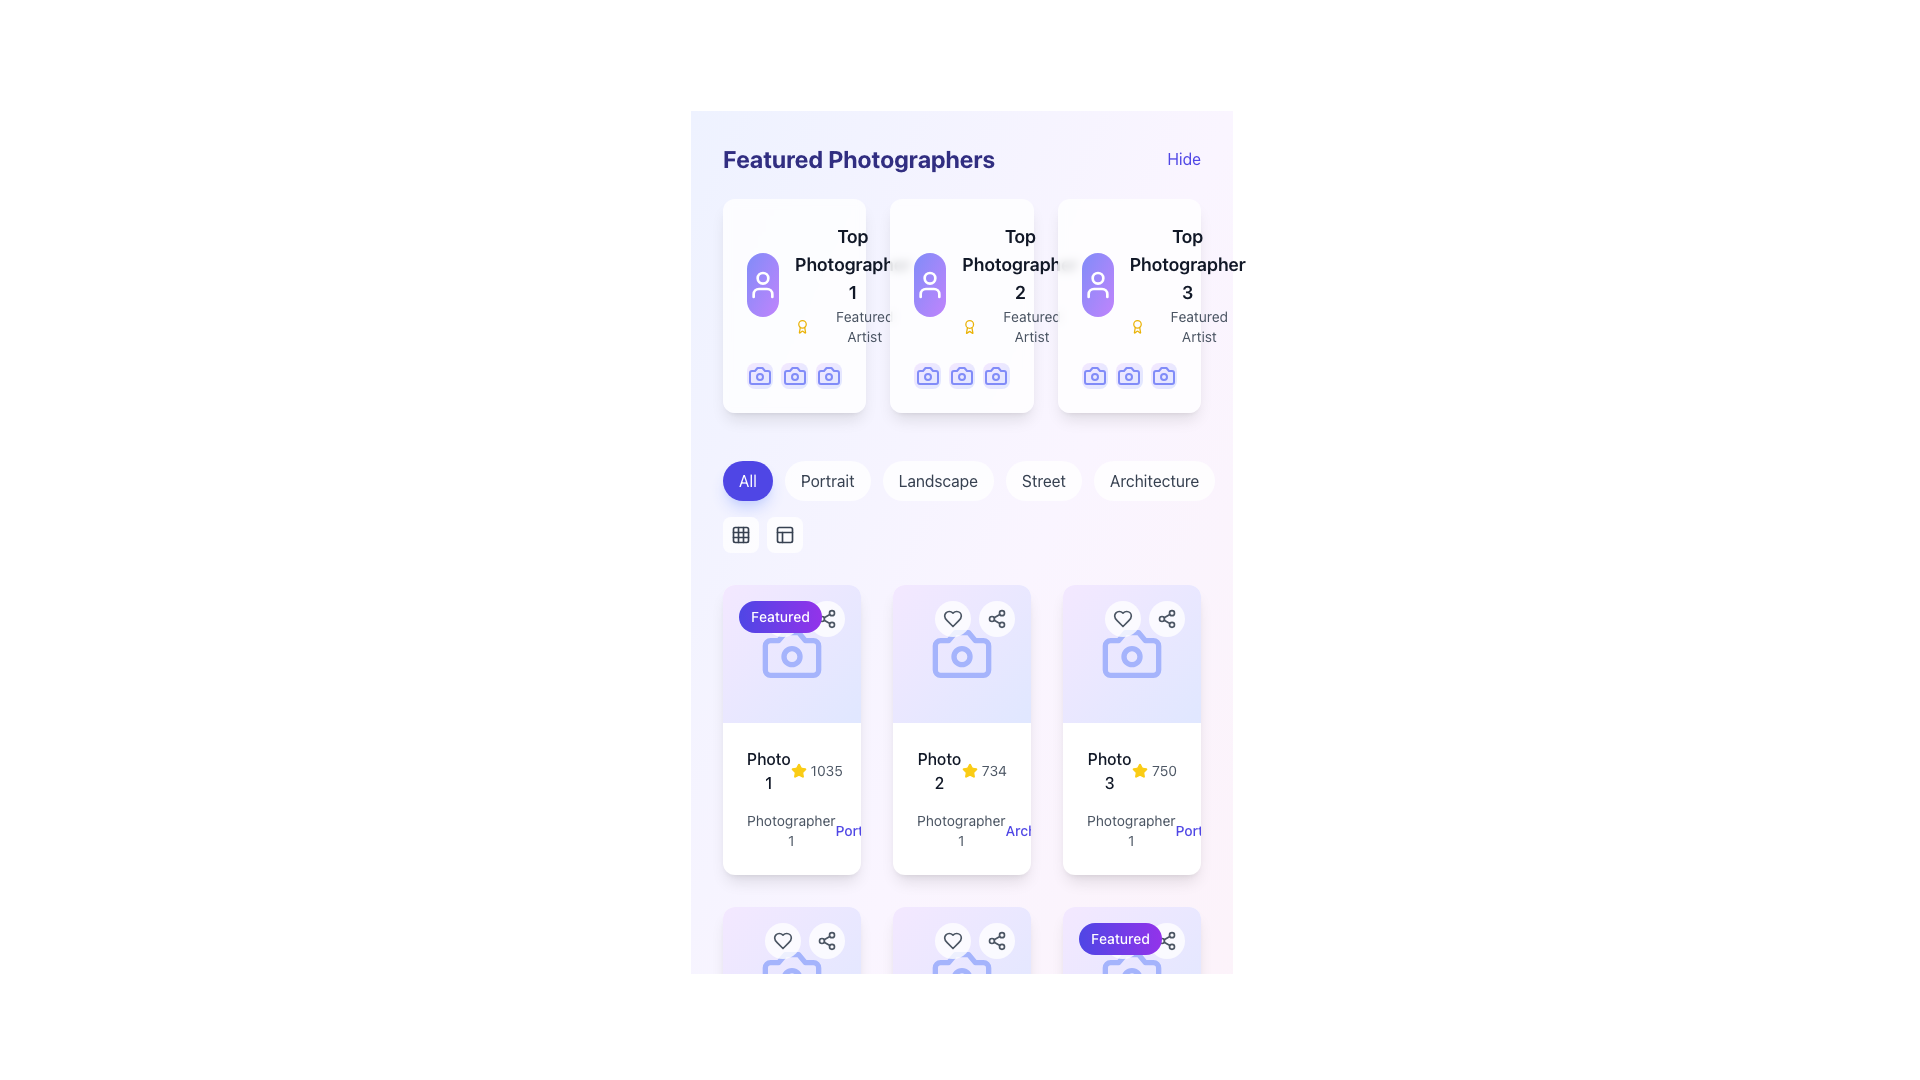 This screenshot has width=1920, height=1080. Describe the element at coordinates (1163, 376) in the screenshot. I see `the interactive camera icon representing 'Photographer 3' located in the 'Top Photographer 3' card of the 'Featured Photographers' section` at that location.